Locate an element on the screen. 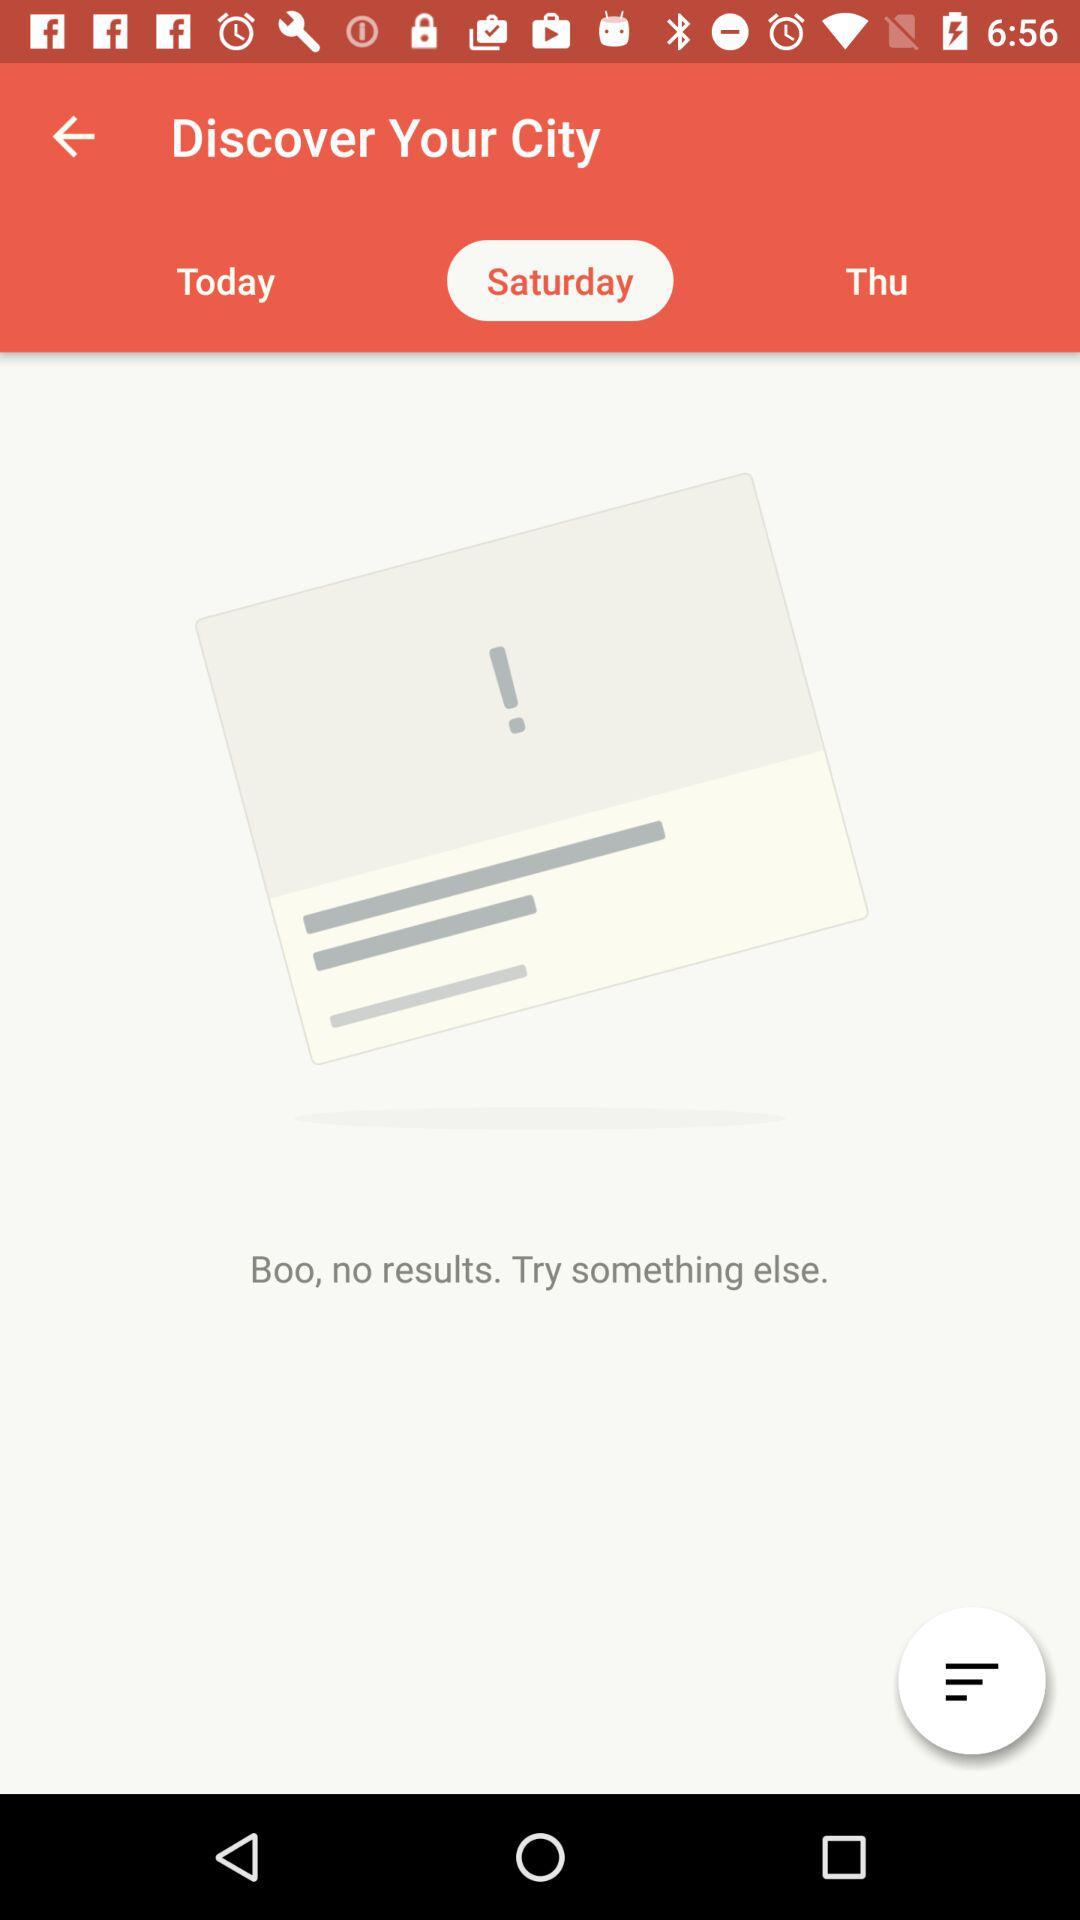 The image size is (1080, 1920). show poll results is located at coordinates (971, 1680).